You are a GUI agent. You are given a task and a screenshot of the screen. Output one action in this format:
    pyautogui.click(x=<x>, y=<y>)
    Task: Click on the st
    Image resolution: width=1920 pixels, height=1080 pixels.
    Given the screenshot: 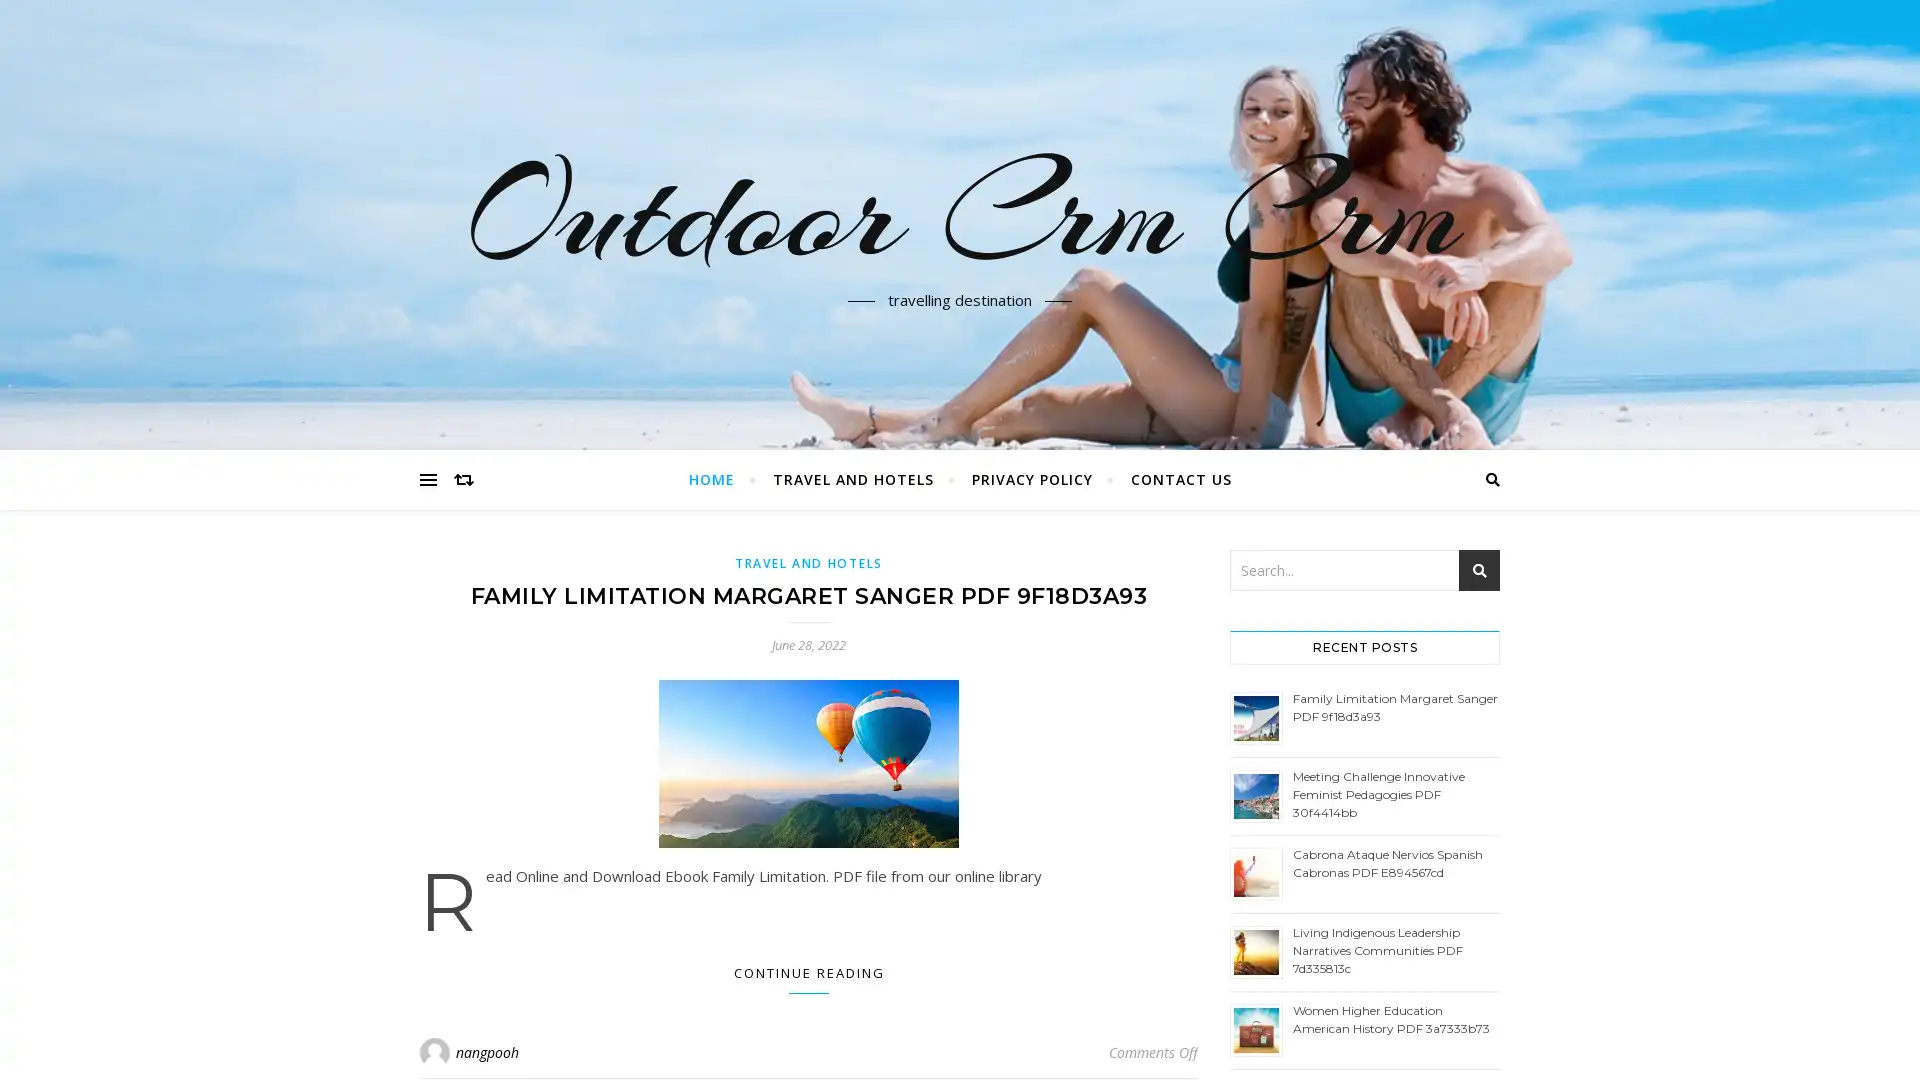 What is the action you would take?
    pyautogui.click(x=1479, y=570)
    